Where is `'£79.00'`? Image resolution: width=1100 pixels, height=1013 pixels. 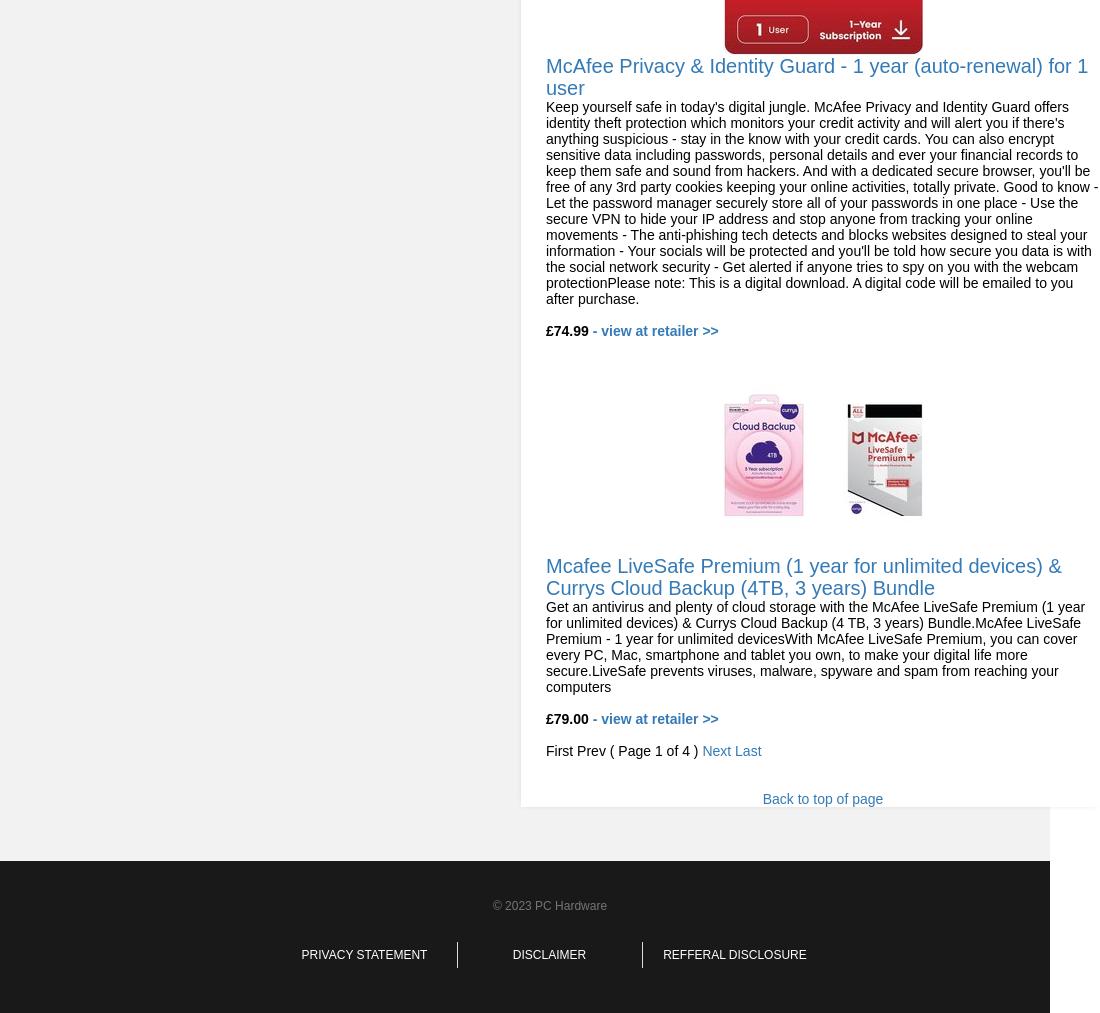 '£79.00' is located at coordinates (546, 719).